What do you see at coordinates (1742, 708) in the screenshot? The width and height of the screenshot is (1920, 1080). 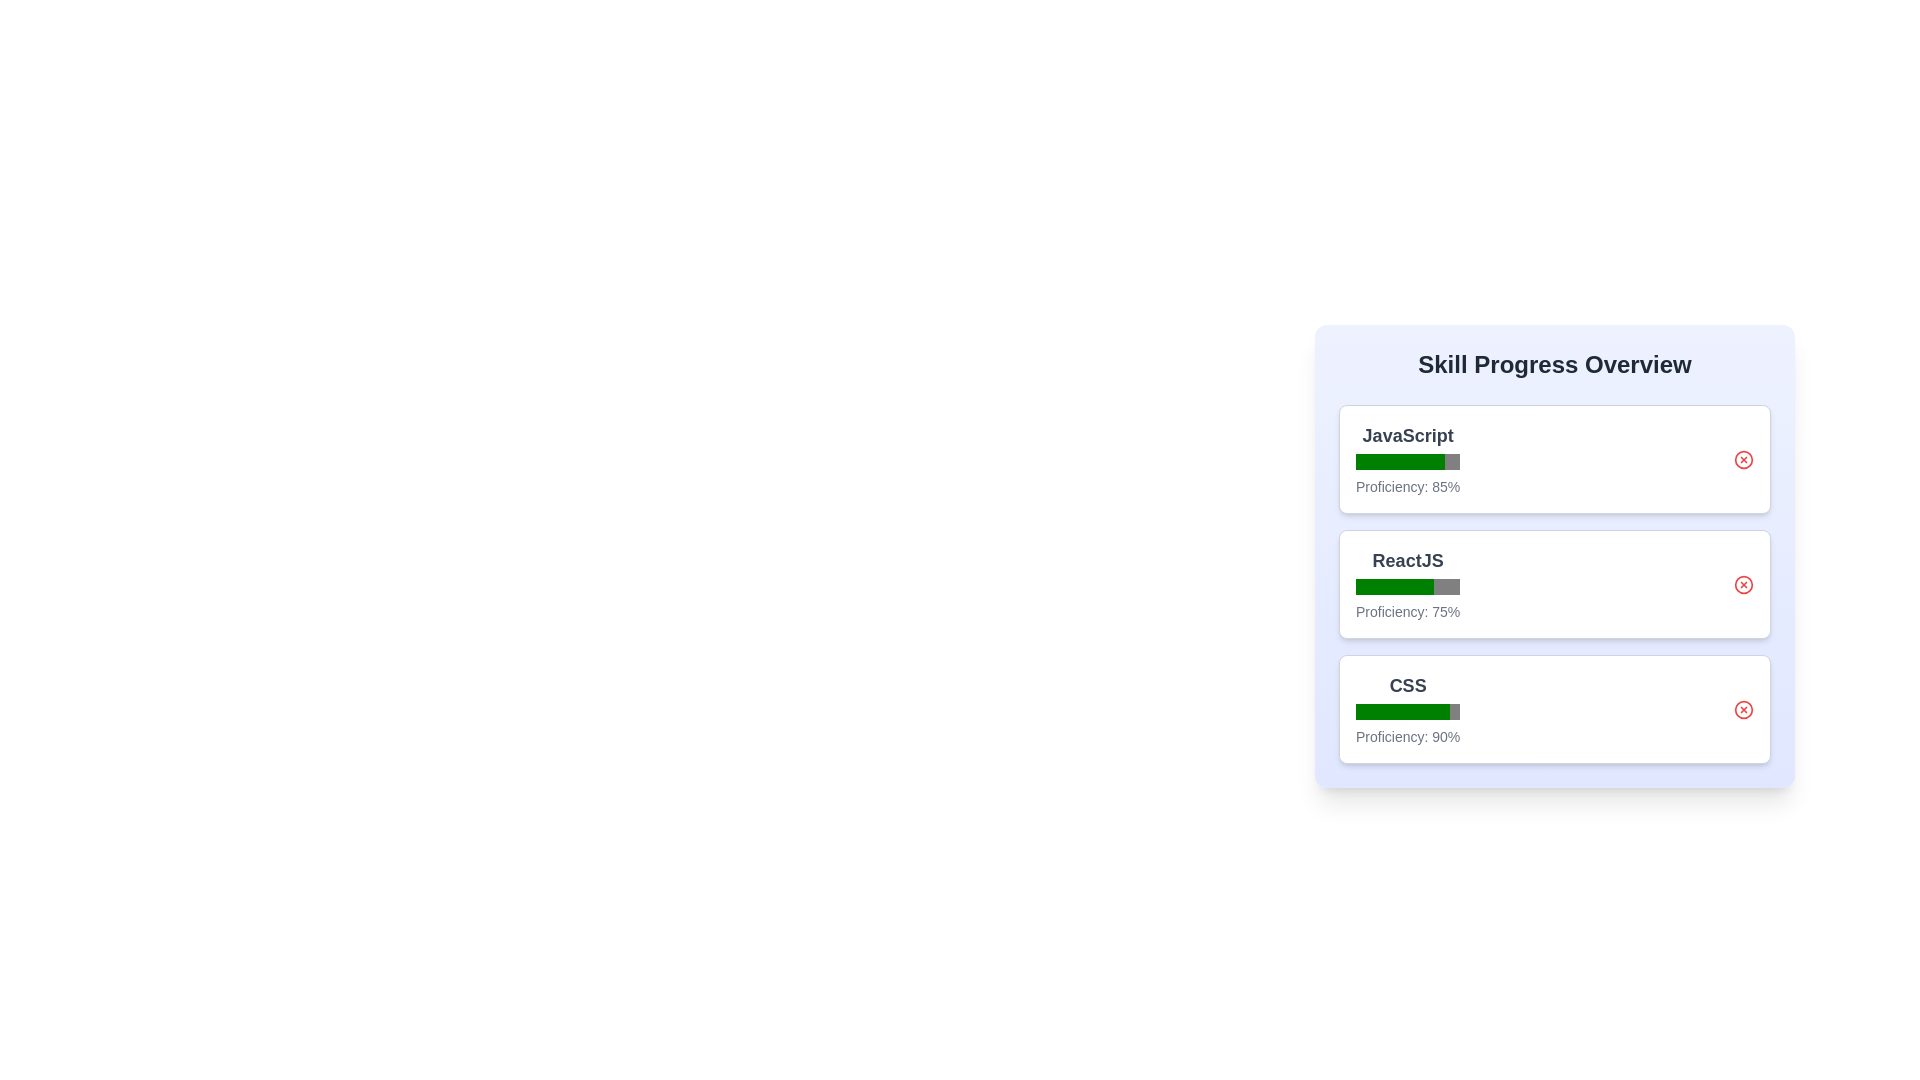 I see `the remove button for the skill CSS` at bounding box center [1742, 708].